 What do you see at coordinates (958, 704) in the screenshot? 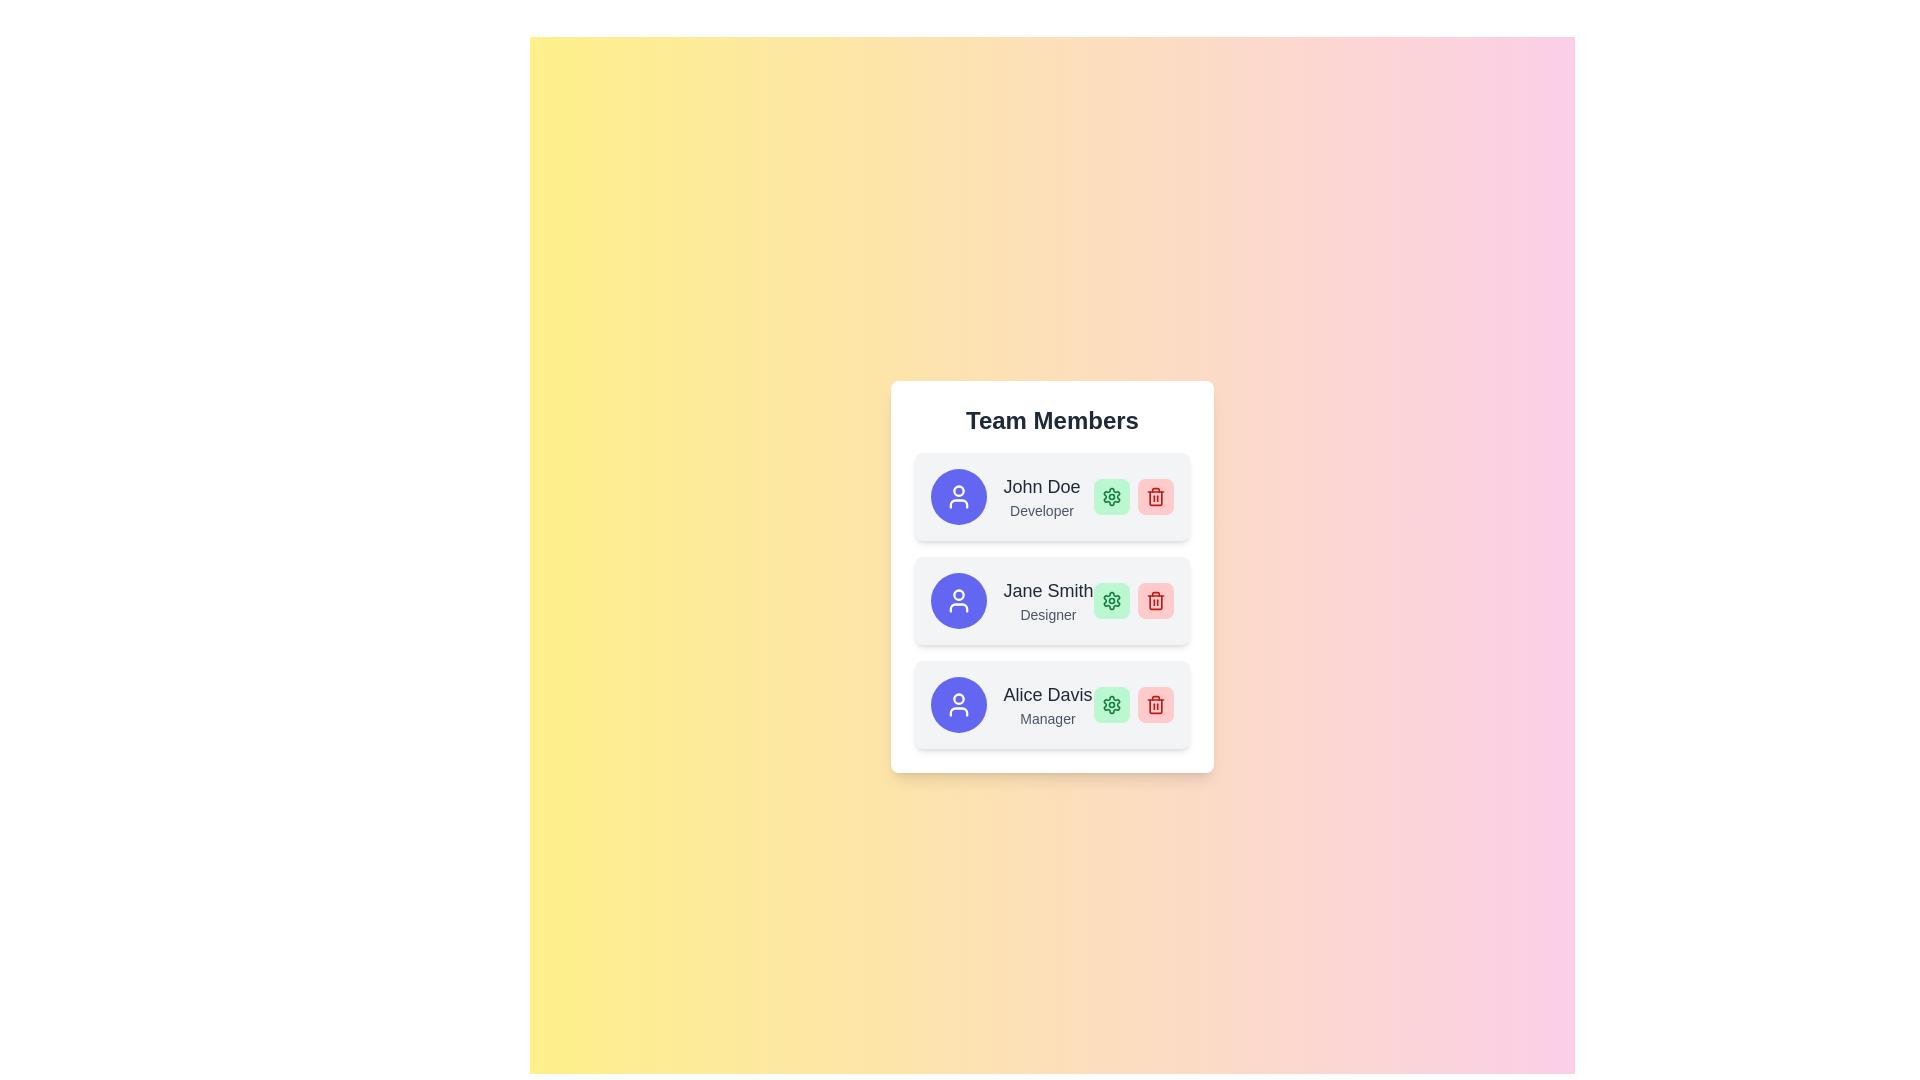
I see `Circular Avatar Icon with a purple background and white user icon, located in the third team member card, adjacent to the text 'Alice Davis' and other controls` at bounding box center [958, 704].